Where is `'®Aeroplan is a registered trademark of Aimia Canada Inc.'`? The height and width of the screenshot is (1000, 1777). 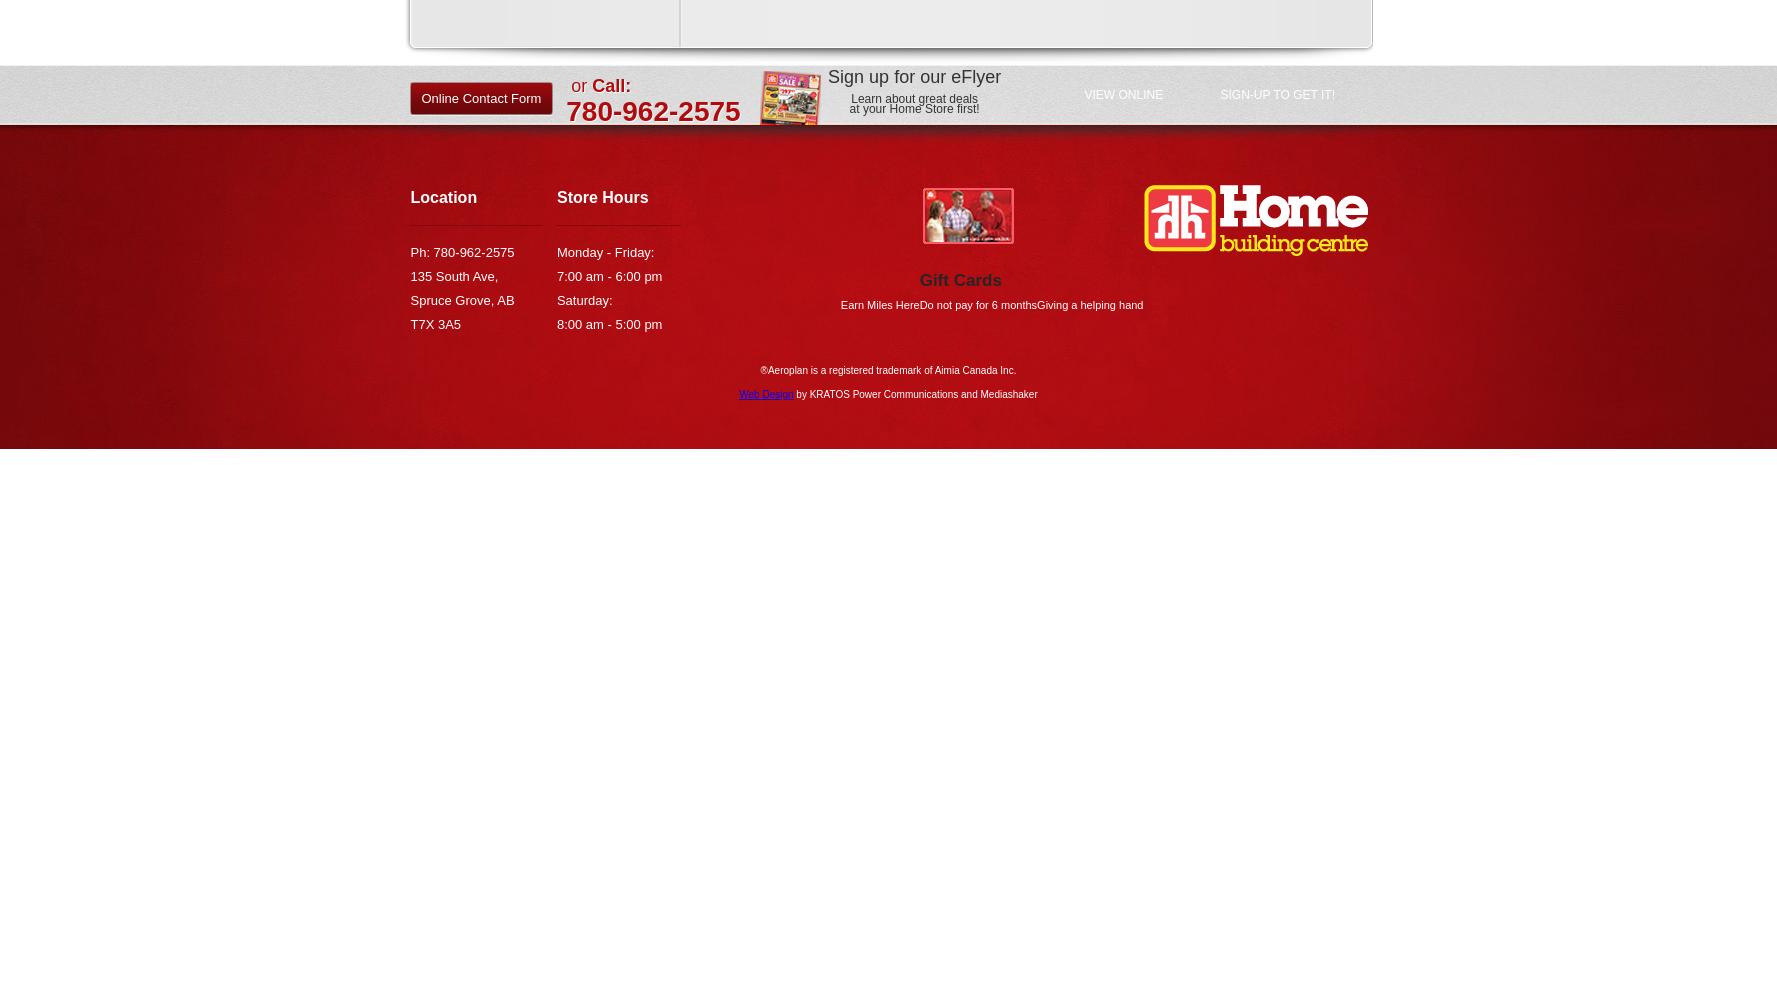
'®Aeroplan is a registered trademark of Aimia Canada Inc.' is located at coordinates (886, 368).